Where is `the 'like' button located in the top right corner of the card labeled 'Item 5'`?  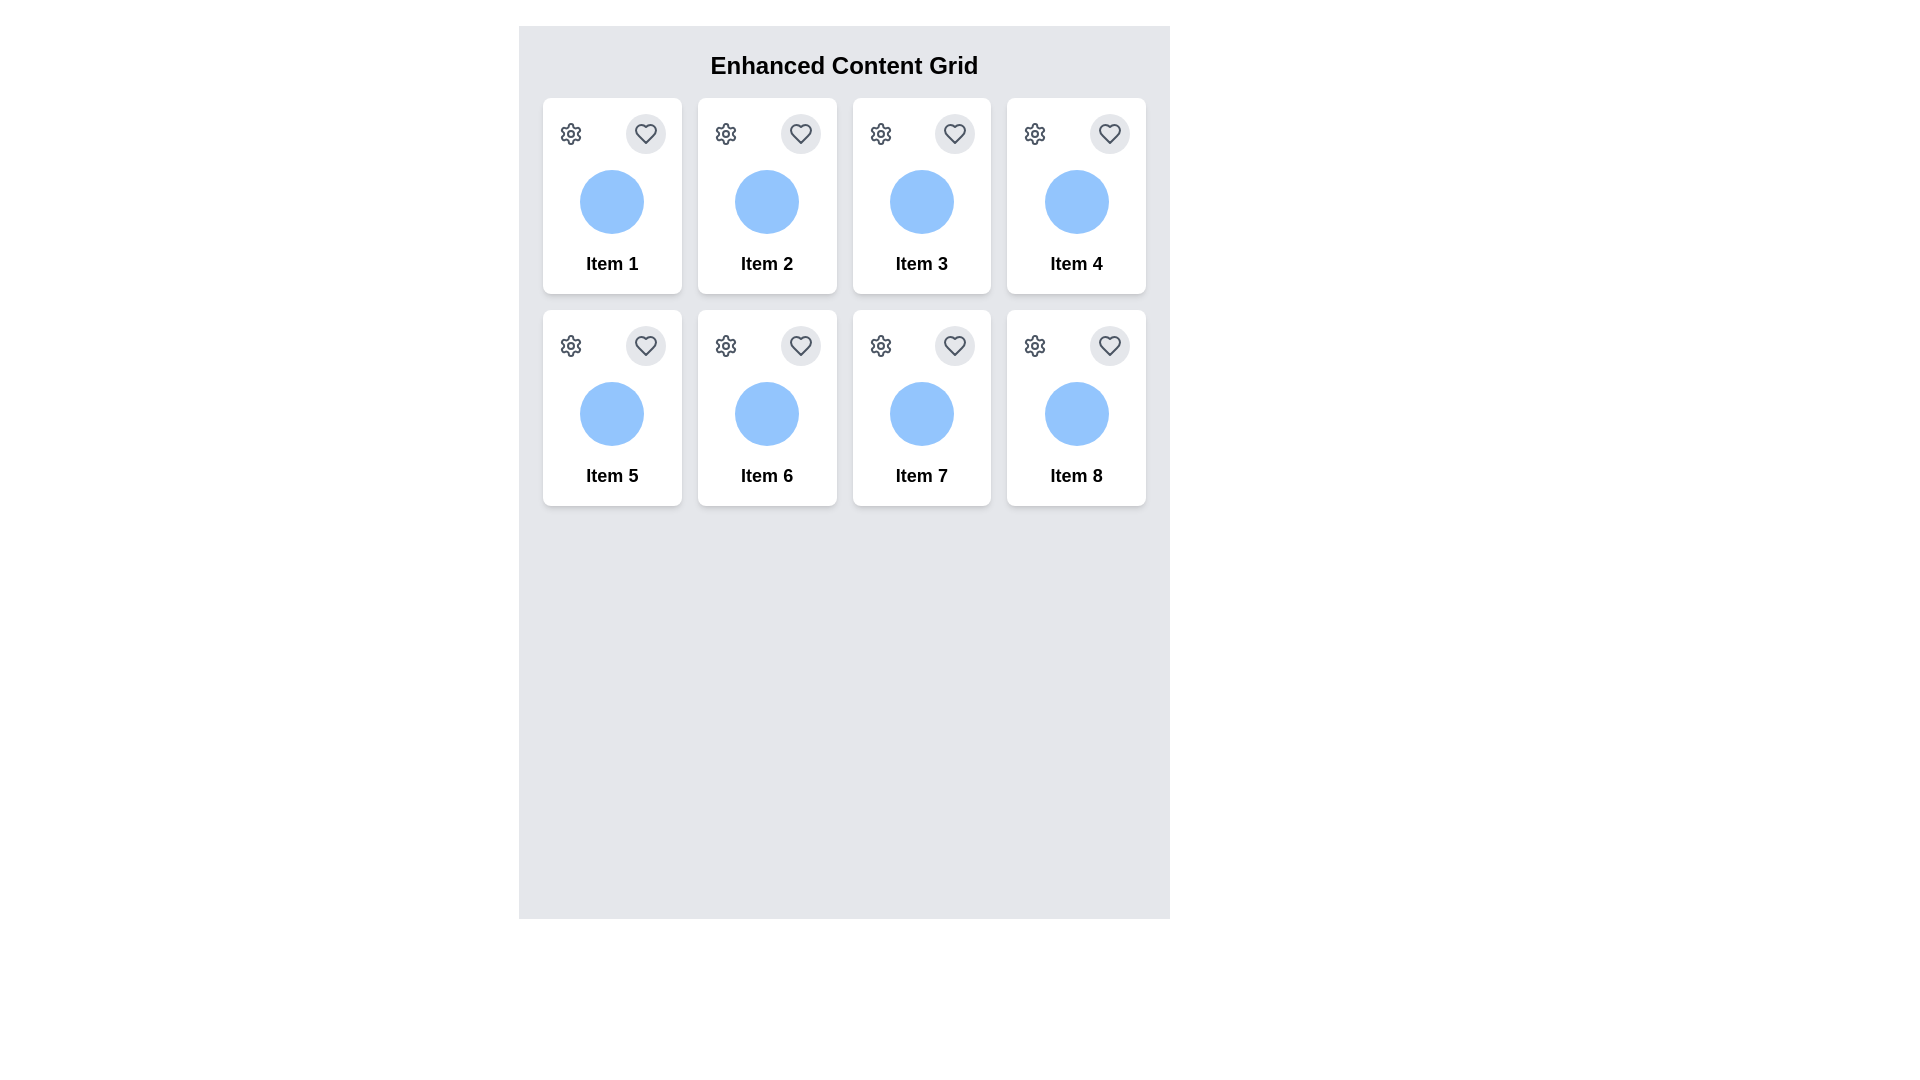
the 'like' button located in the top right corner of the card labeled 'Item 5' is located at coordinates (645, 345).